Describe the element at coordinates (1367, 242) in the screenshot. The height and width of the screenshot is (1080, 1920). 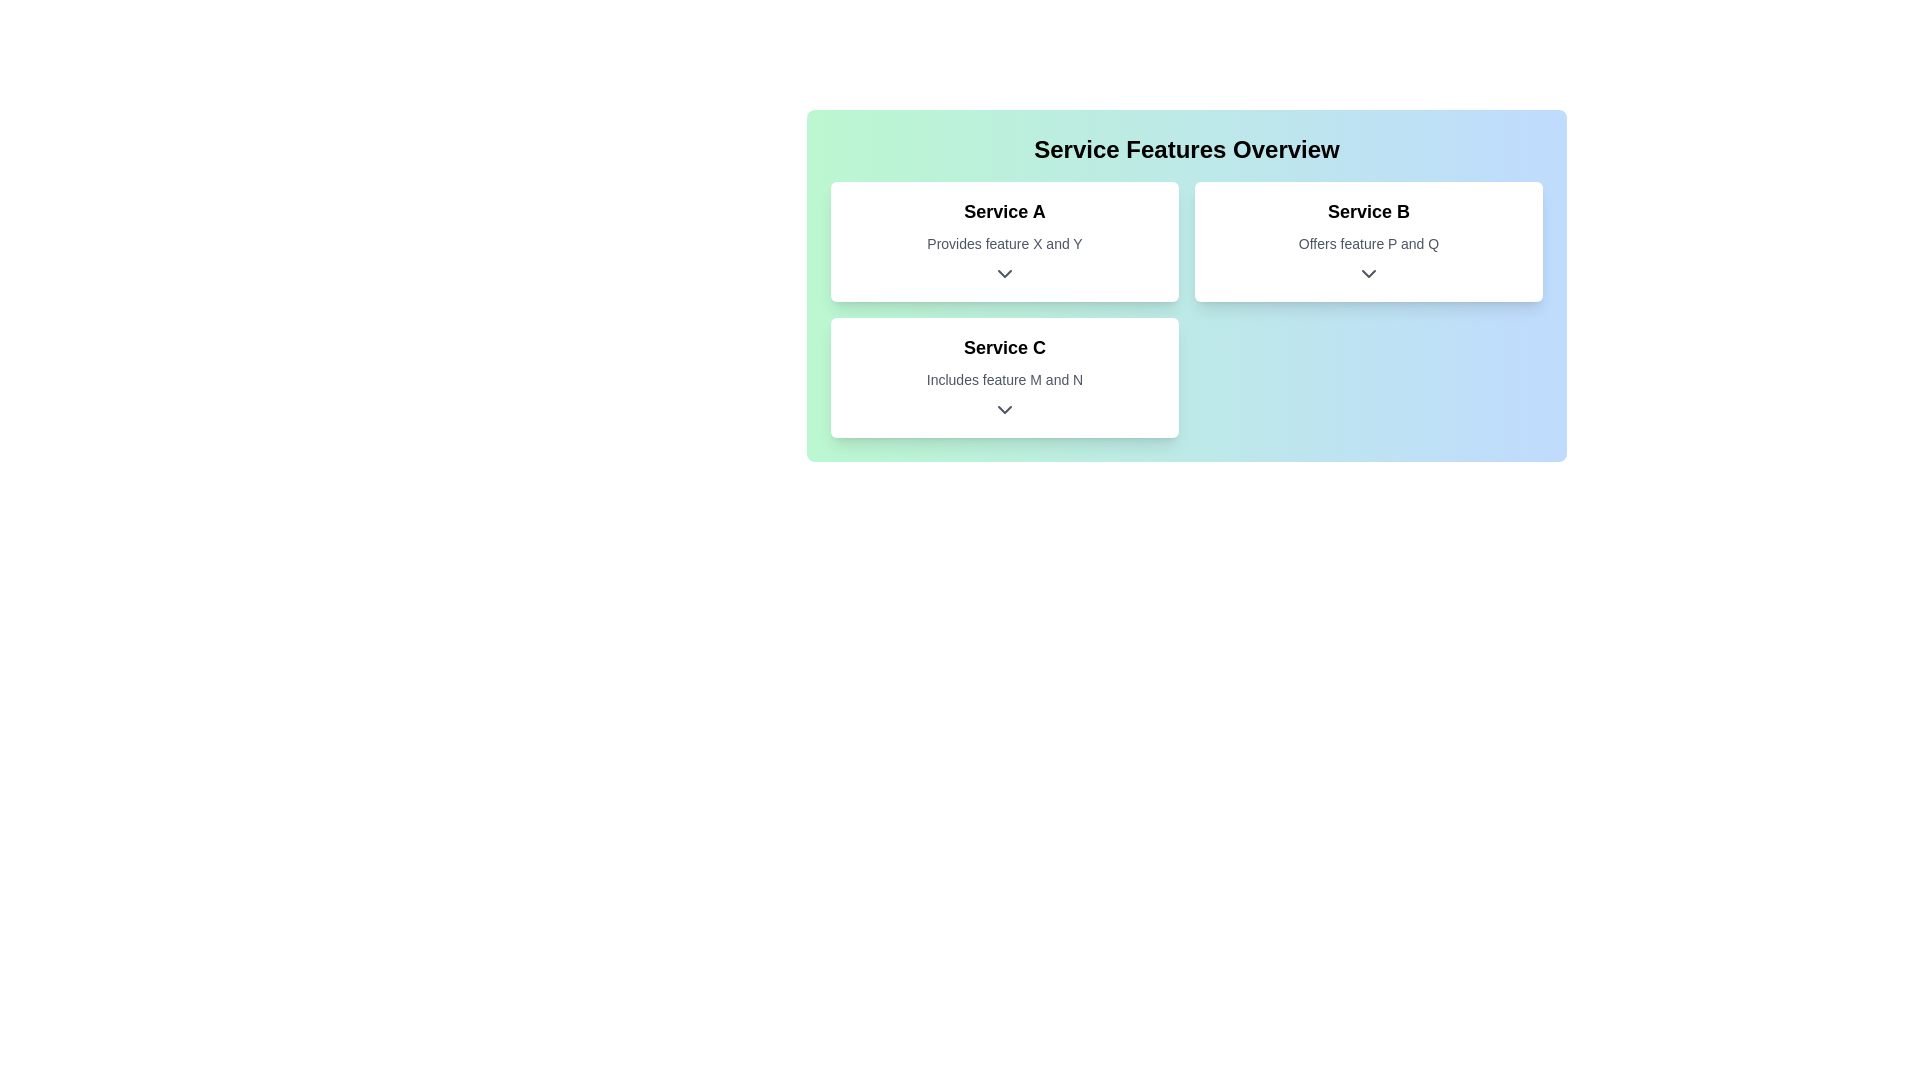
I see `the static text label providing an overview of features related to 'Service B', which is located in the second column of the three-column layout, directly below the title 'Service B'` at that location.